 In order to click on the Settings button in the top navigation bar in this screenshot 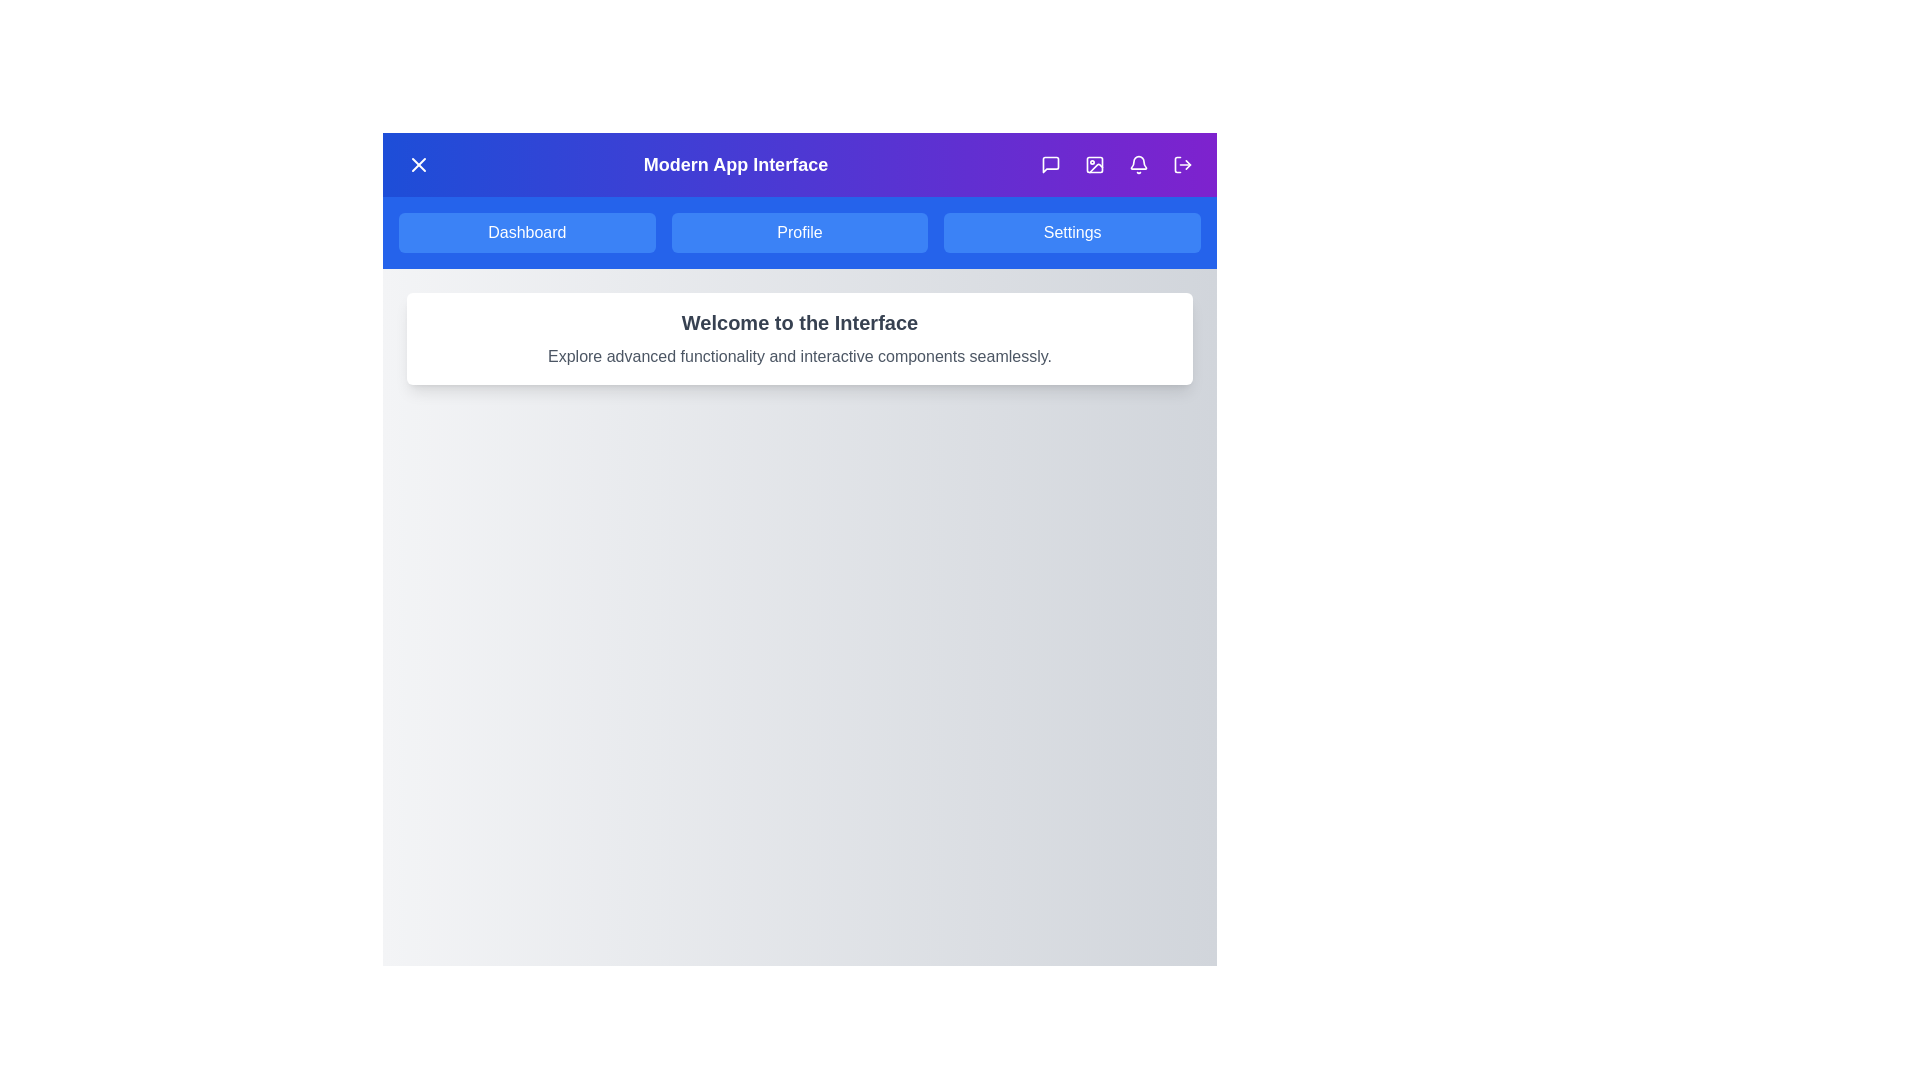, I will do `click(1071, 231)`.